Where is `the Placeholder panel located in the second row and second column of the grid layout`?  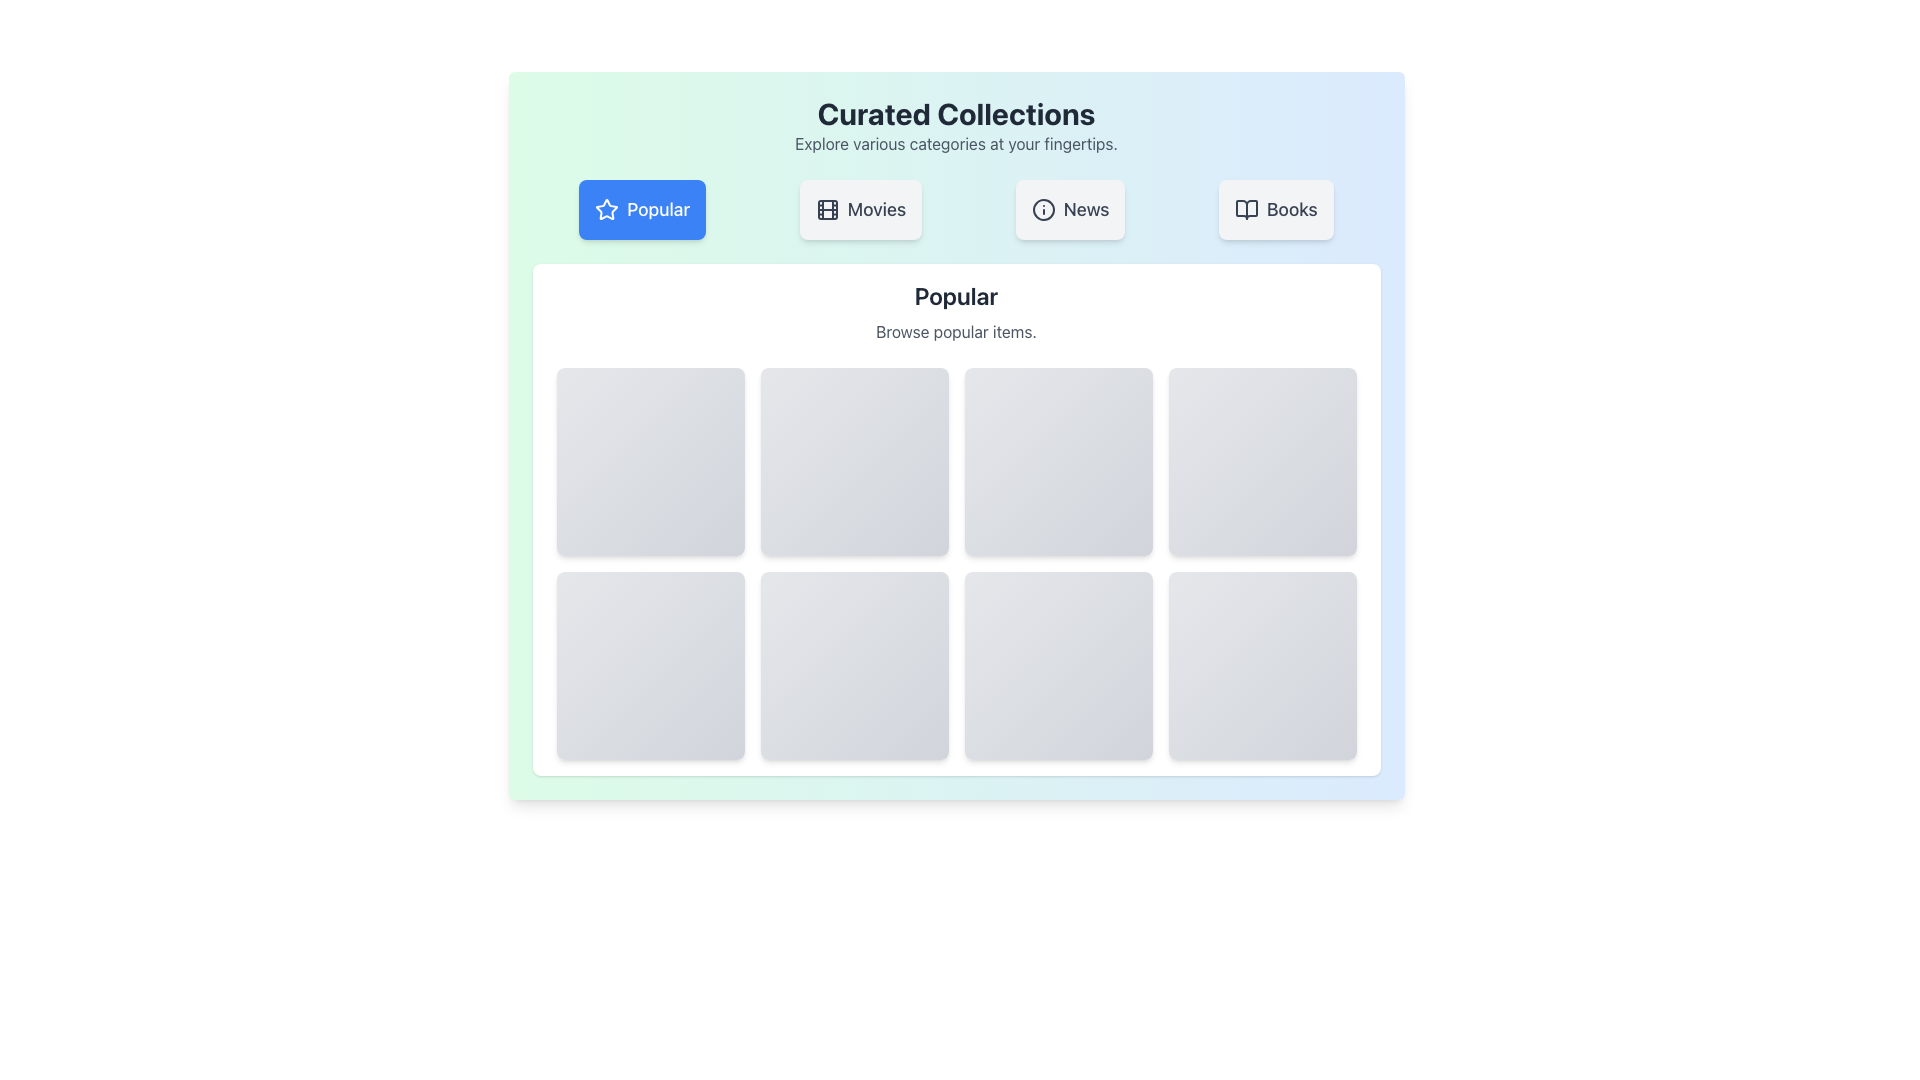 the Placeholder panel located in the second row and second column of the grid layout is located at coordinates (854, 666).